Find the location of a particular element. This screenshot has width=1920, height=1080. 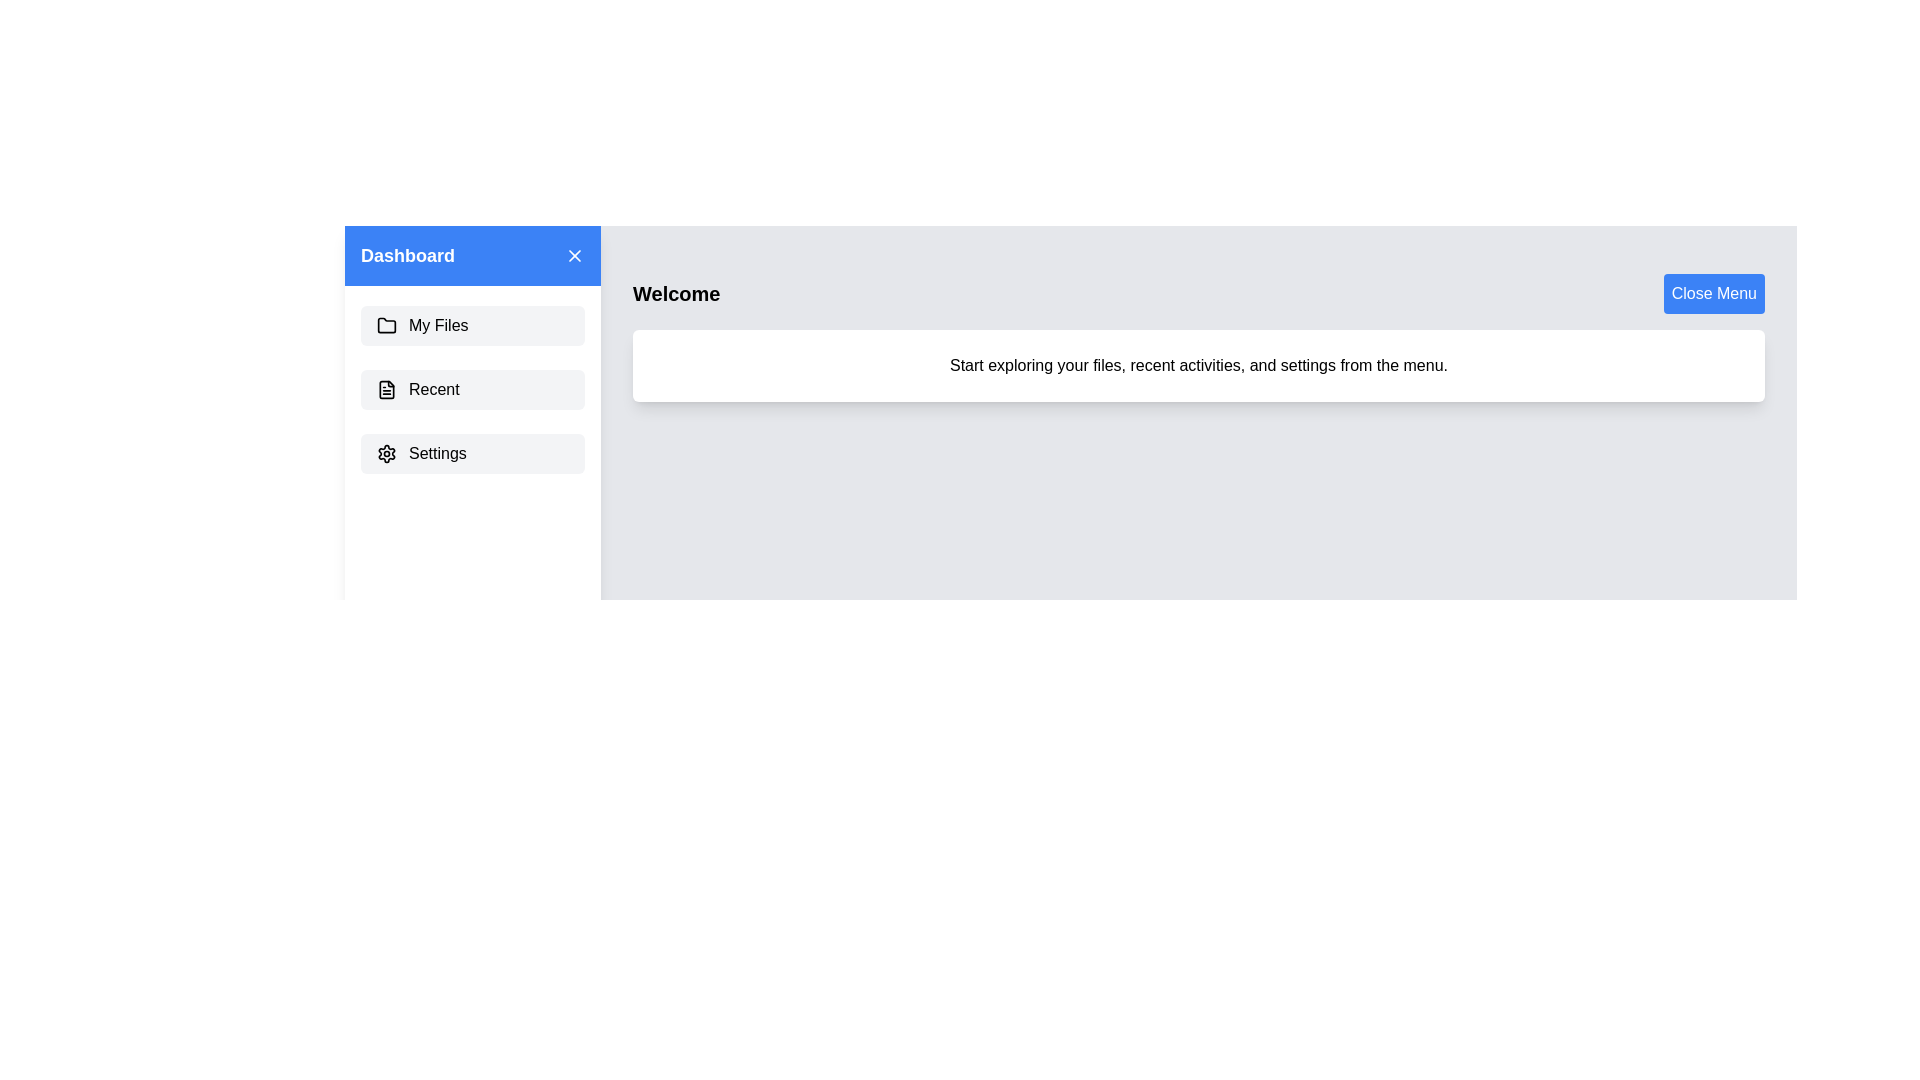

the 'My Files' button in the menu is located at coordinates (472, 325).